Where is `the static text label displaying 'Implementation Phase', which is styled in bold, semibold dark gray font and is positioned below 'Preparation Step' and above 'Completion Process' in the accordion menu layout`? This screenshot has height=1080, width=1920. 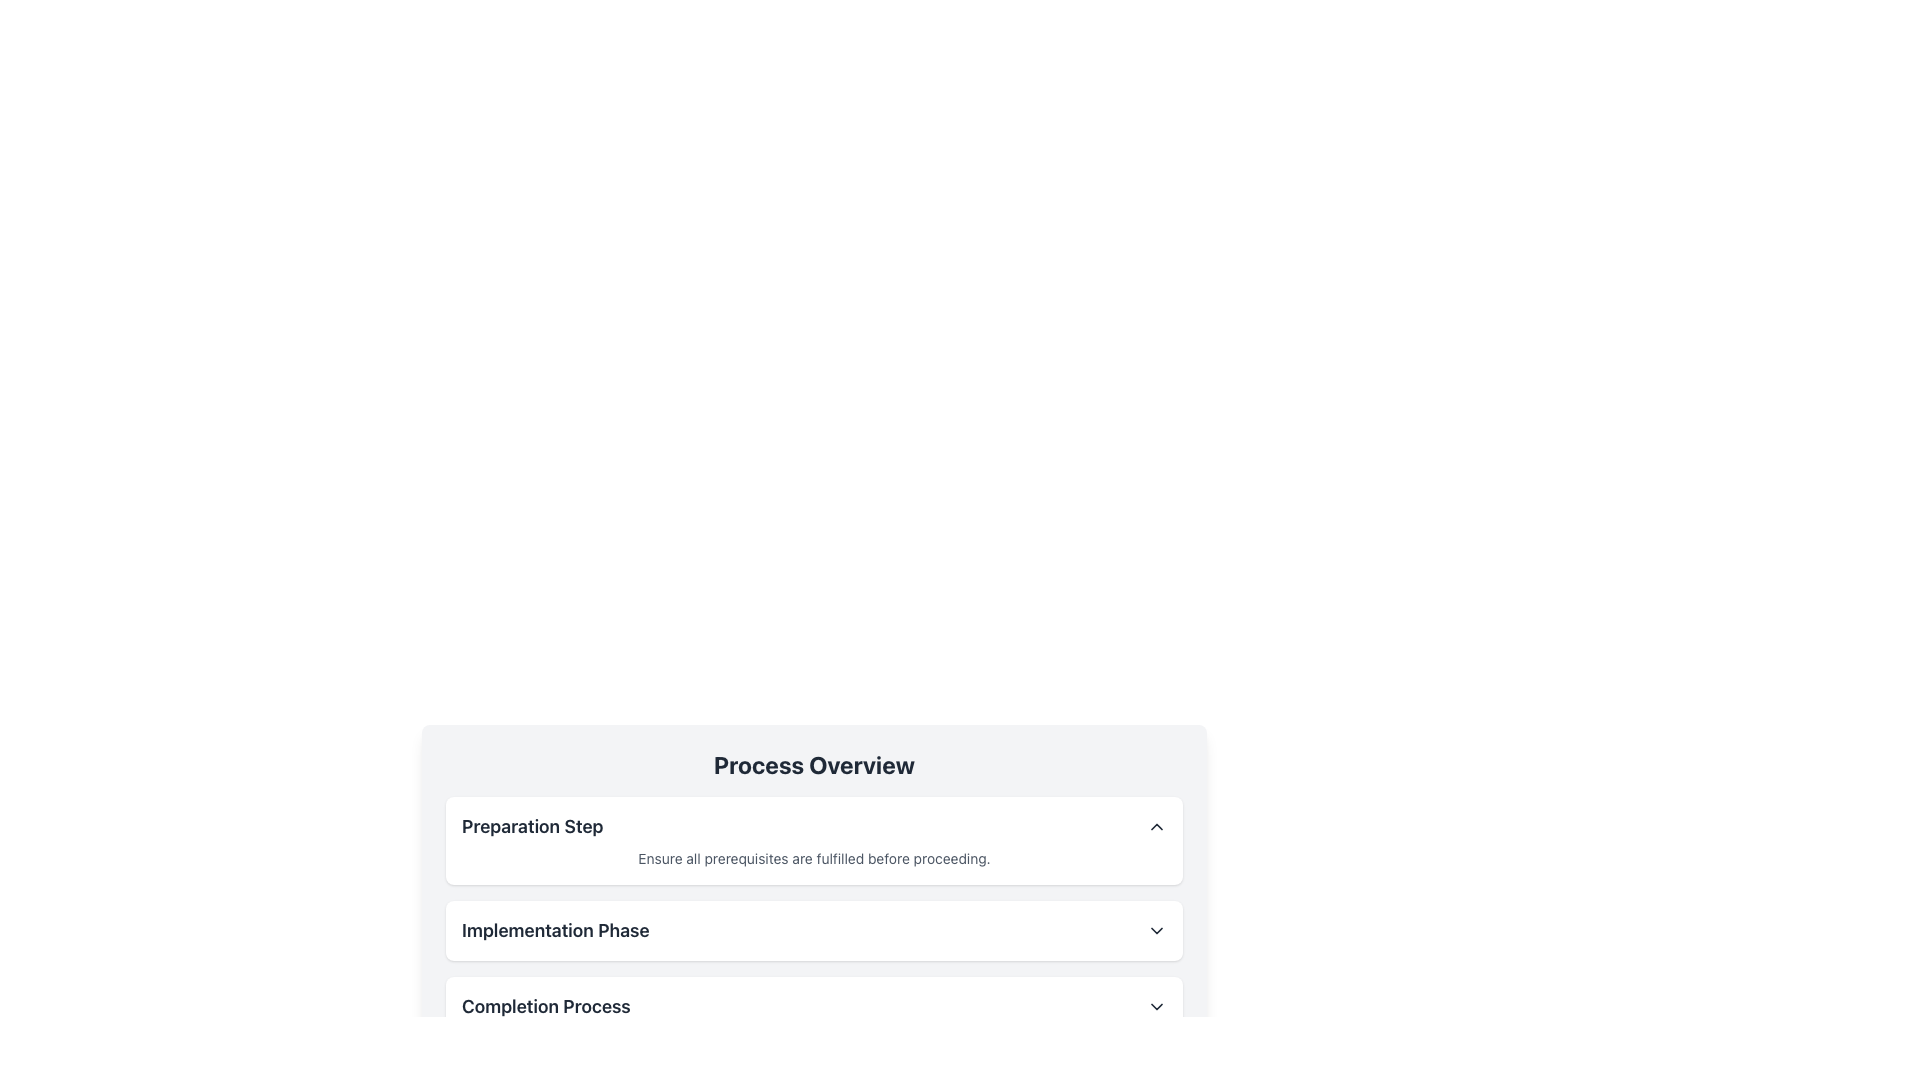
the static text label displaying 'Implementation Phase', which is styled in bold, semibold dark gray font and is positioned below 'Preparation Step' and above 'Completion Process' in the accordion menu layout is located at coordinates (555, 930).